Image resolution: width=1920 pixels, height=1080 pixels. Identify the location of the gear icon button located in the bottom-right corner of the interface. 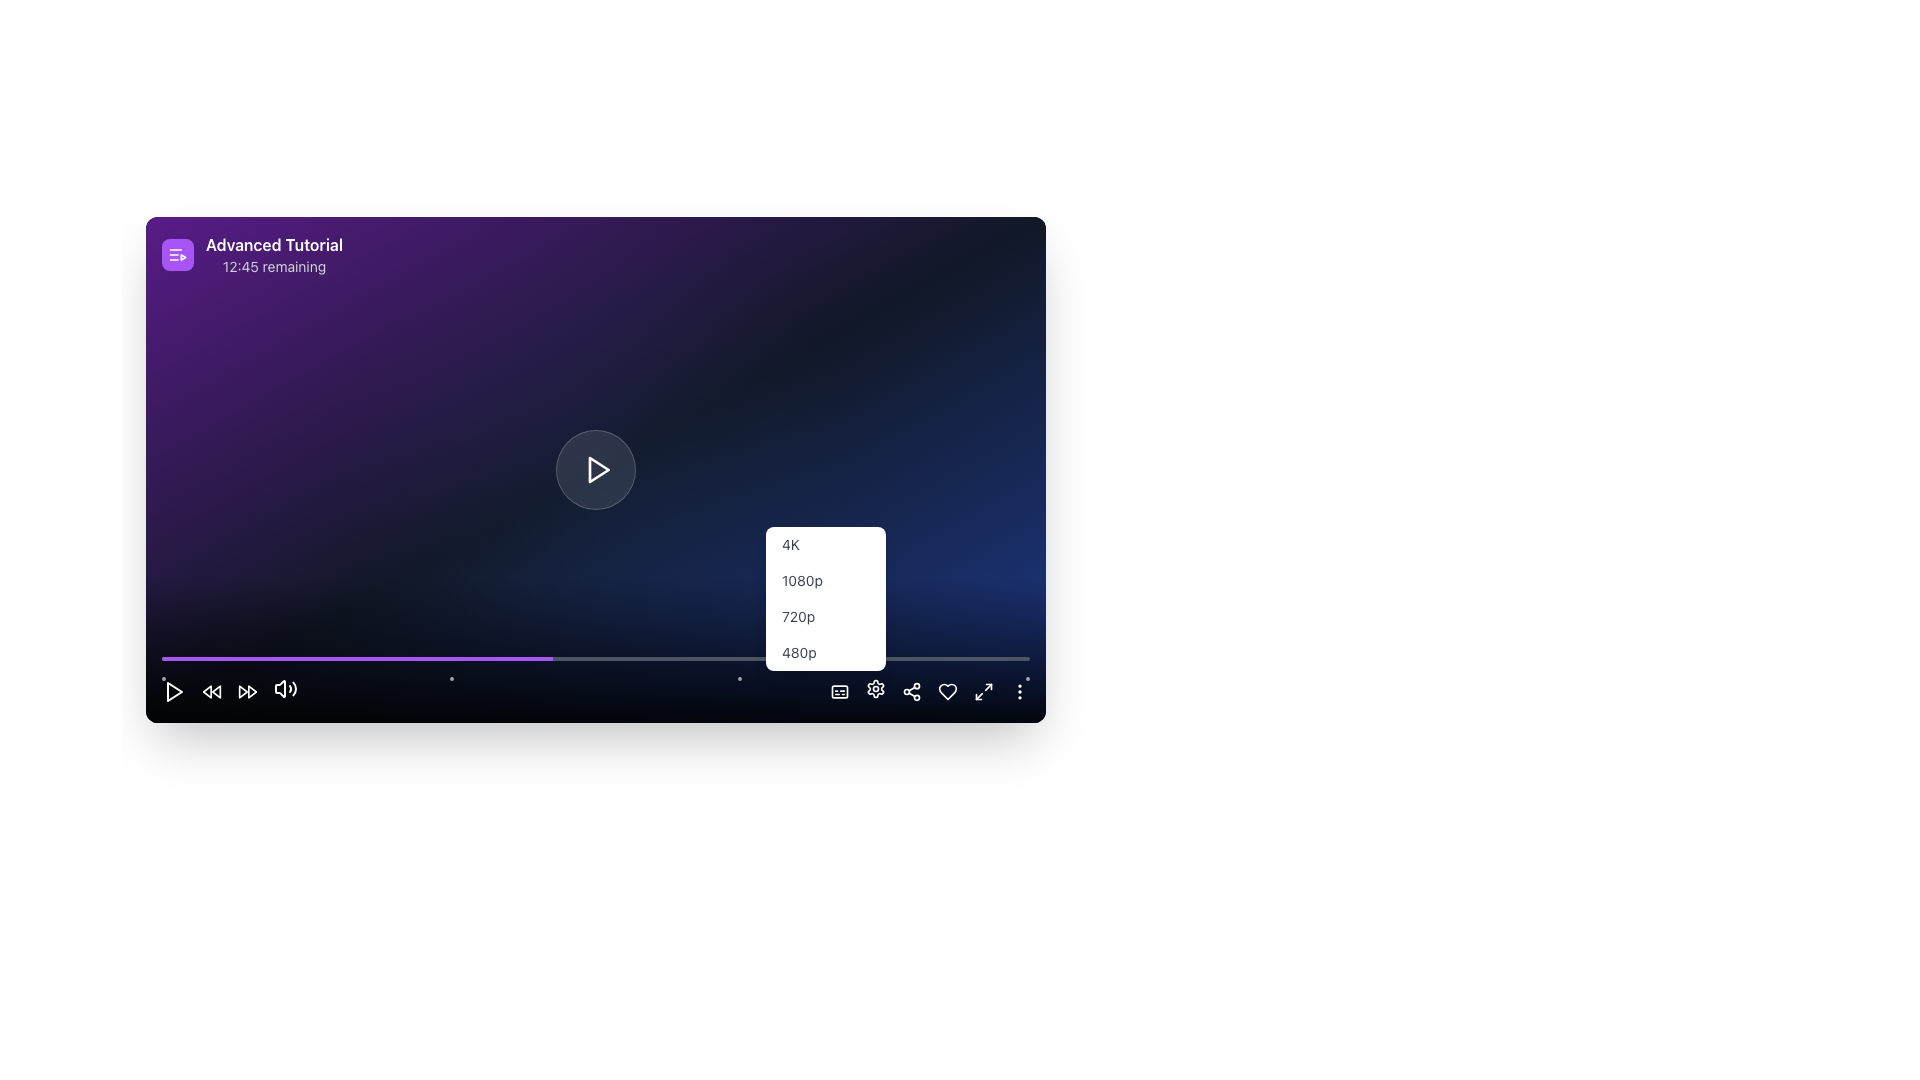
(875, 690).